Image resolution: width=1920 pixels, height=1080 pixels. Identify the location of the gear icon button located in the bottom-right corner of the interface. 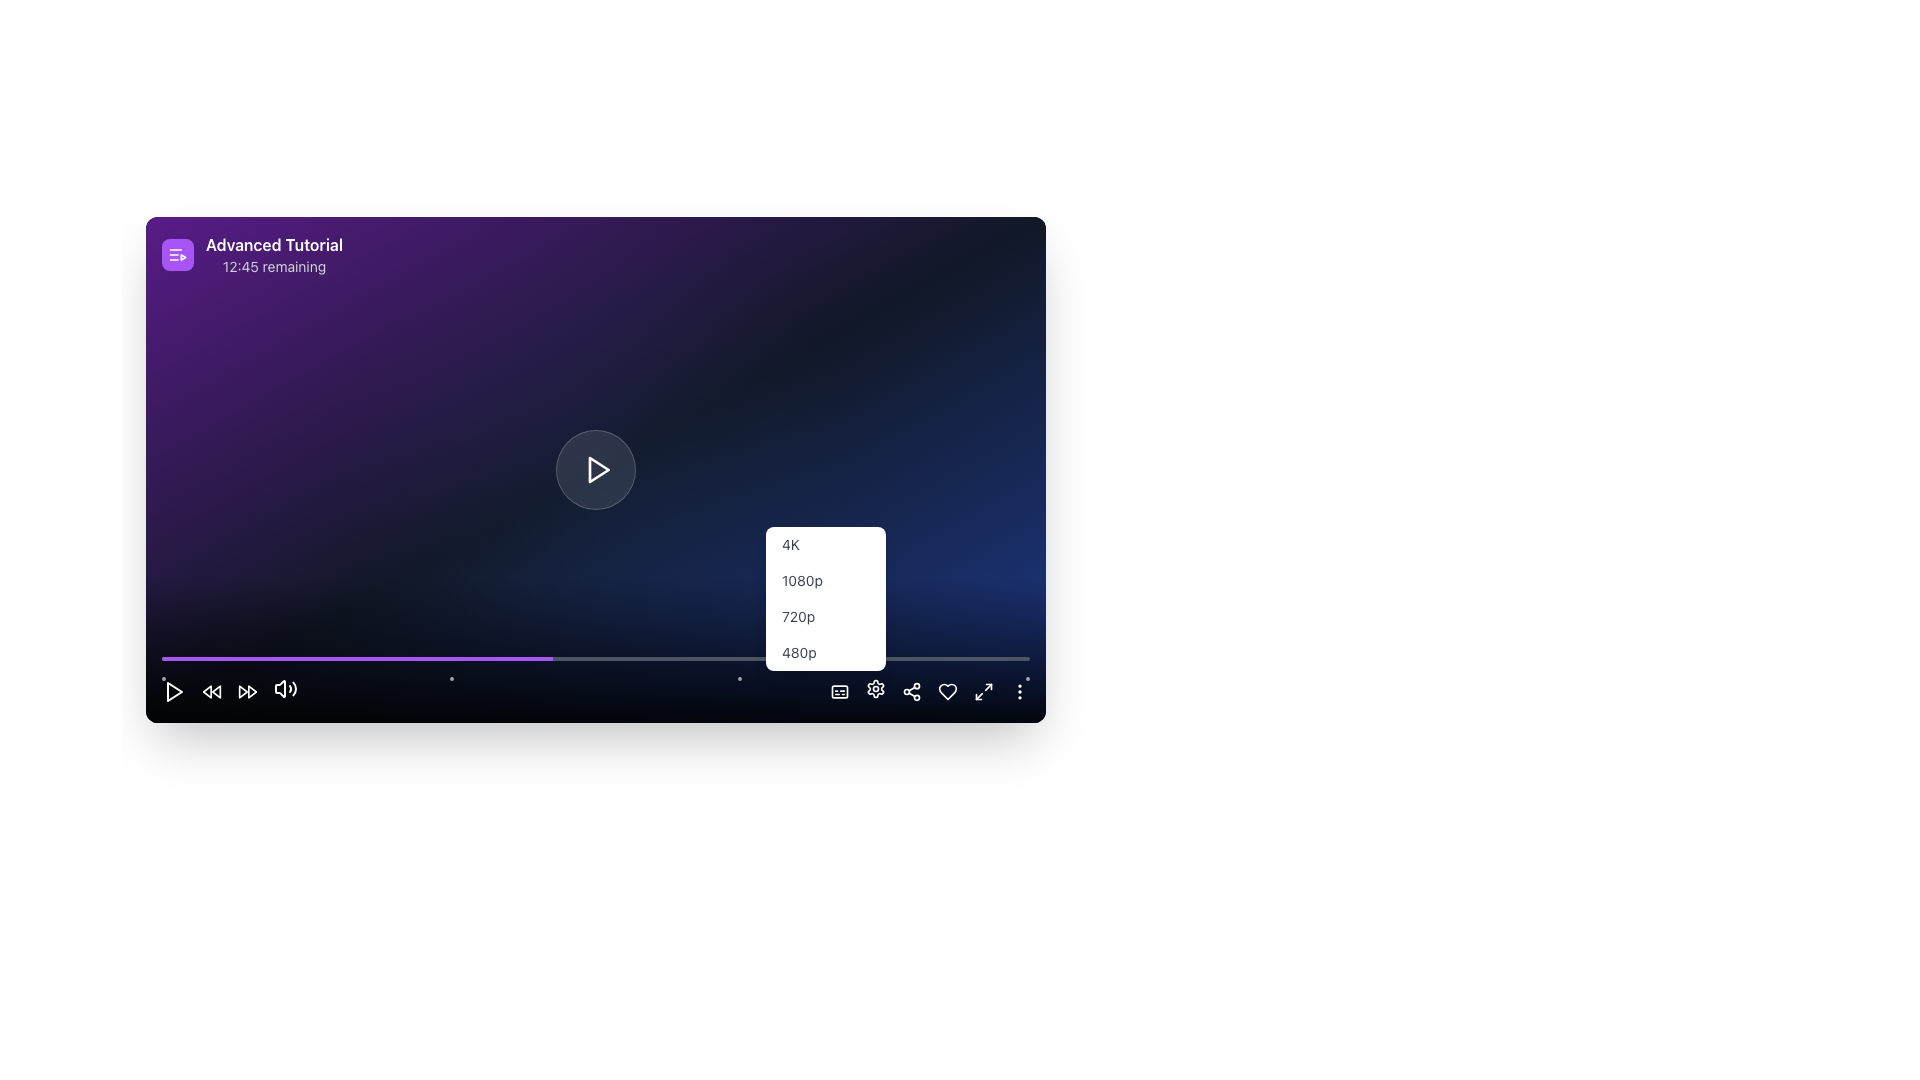
(875, 690).